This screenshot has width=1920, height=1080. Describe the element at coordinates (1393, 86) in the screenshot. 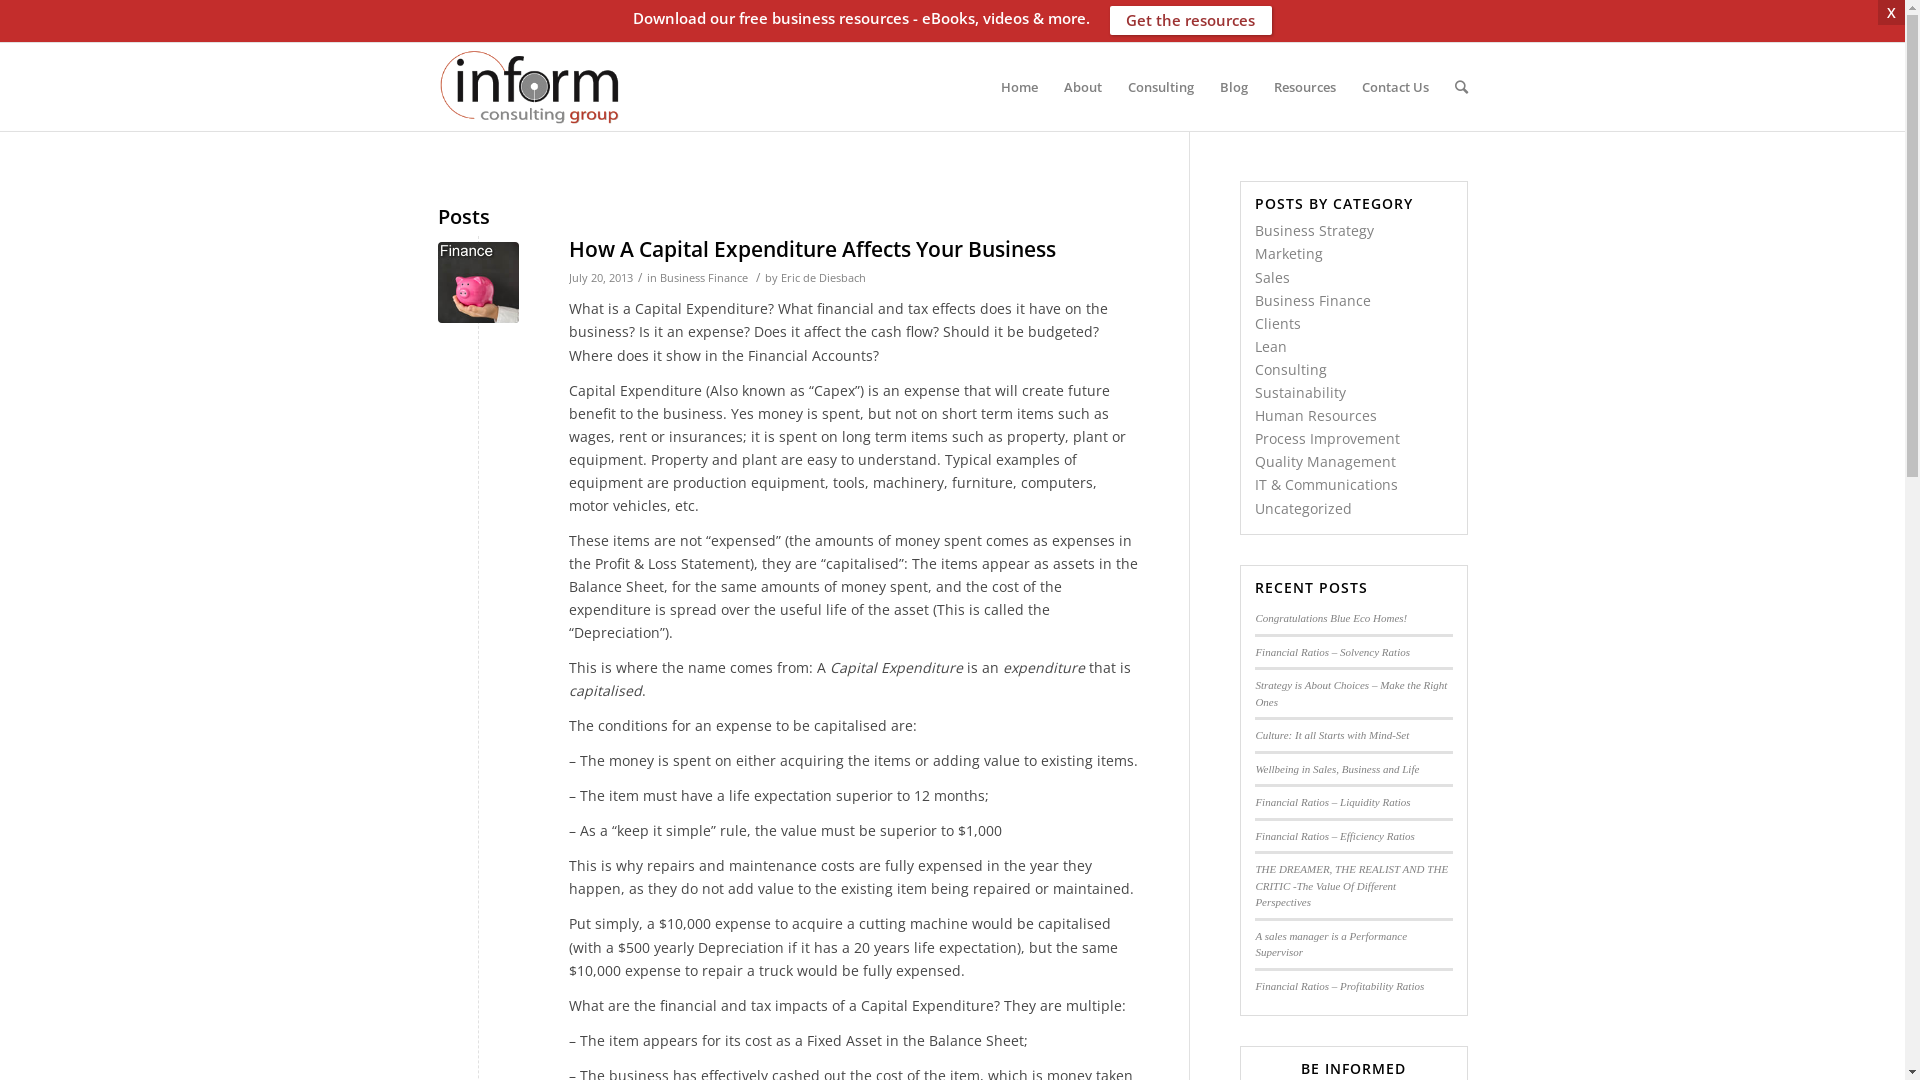

I see `'Contact Us'` at that location.